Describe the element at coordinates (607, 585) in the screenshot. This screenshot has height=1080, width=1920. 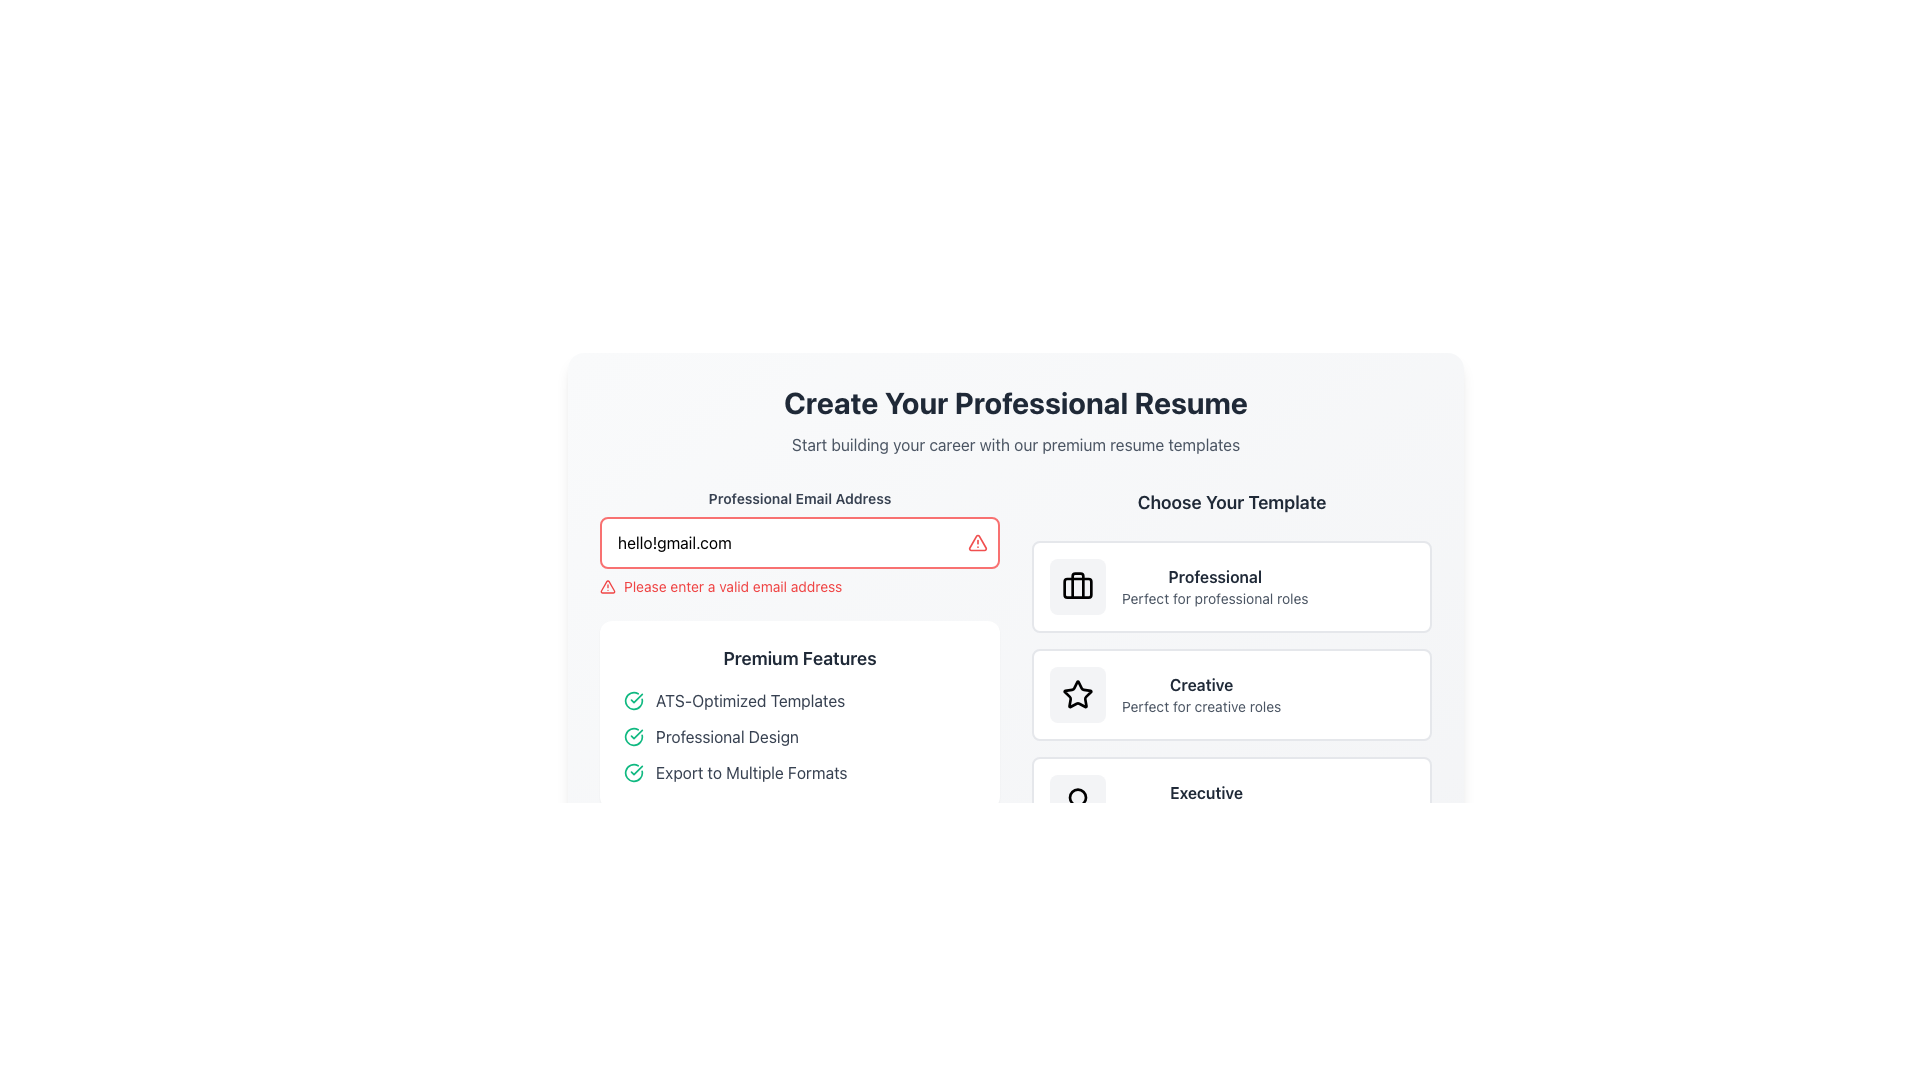
I see `the Warning icon located to the right of the 'Professional Email Address' input field` at that location.